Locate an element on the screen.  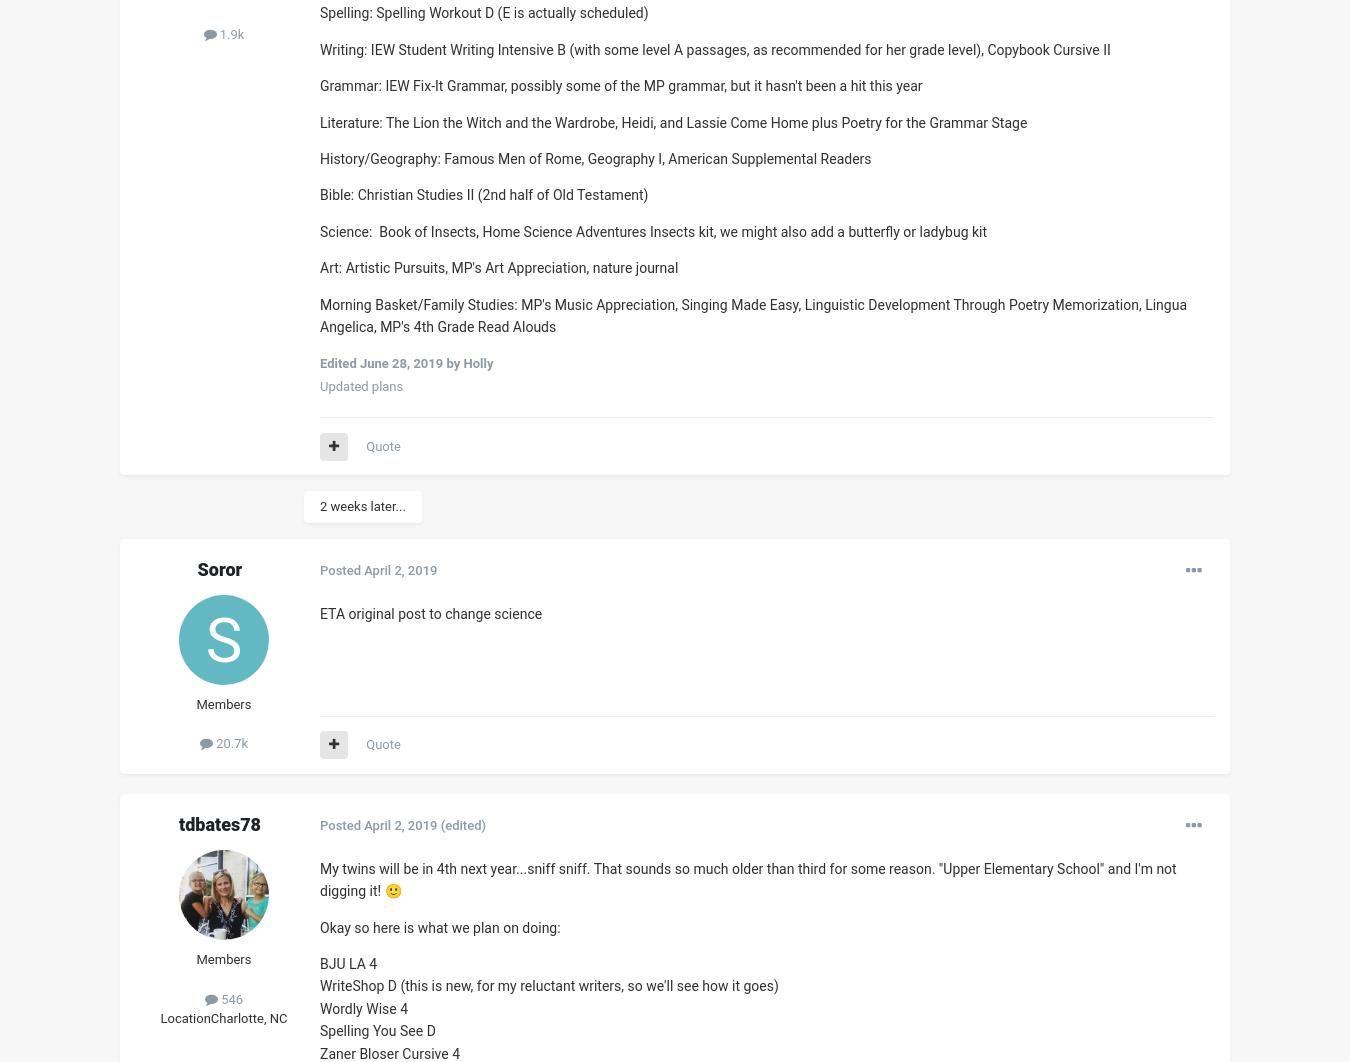
'History/Geography: Famous Men of Rome, Geography I, American Supplemental Readers' is located at coordinates (595, 158).